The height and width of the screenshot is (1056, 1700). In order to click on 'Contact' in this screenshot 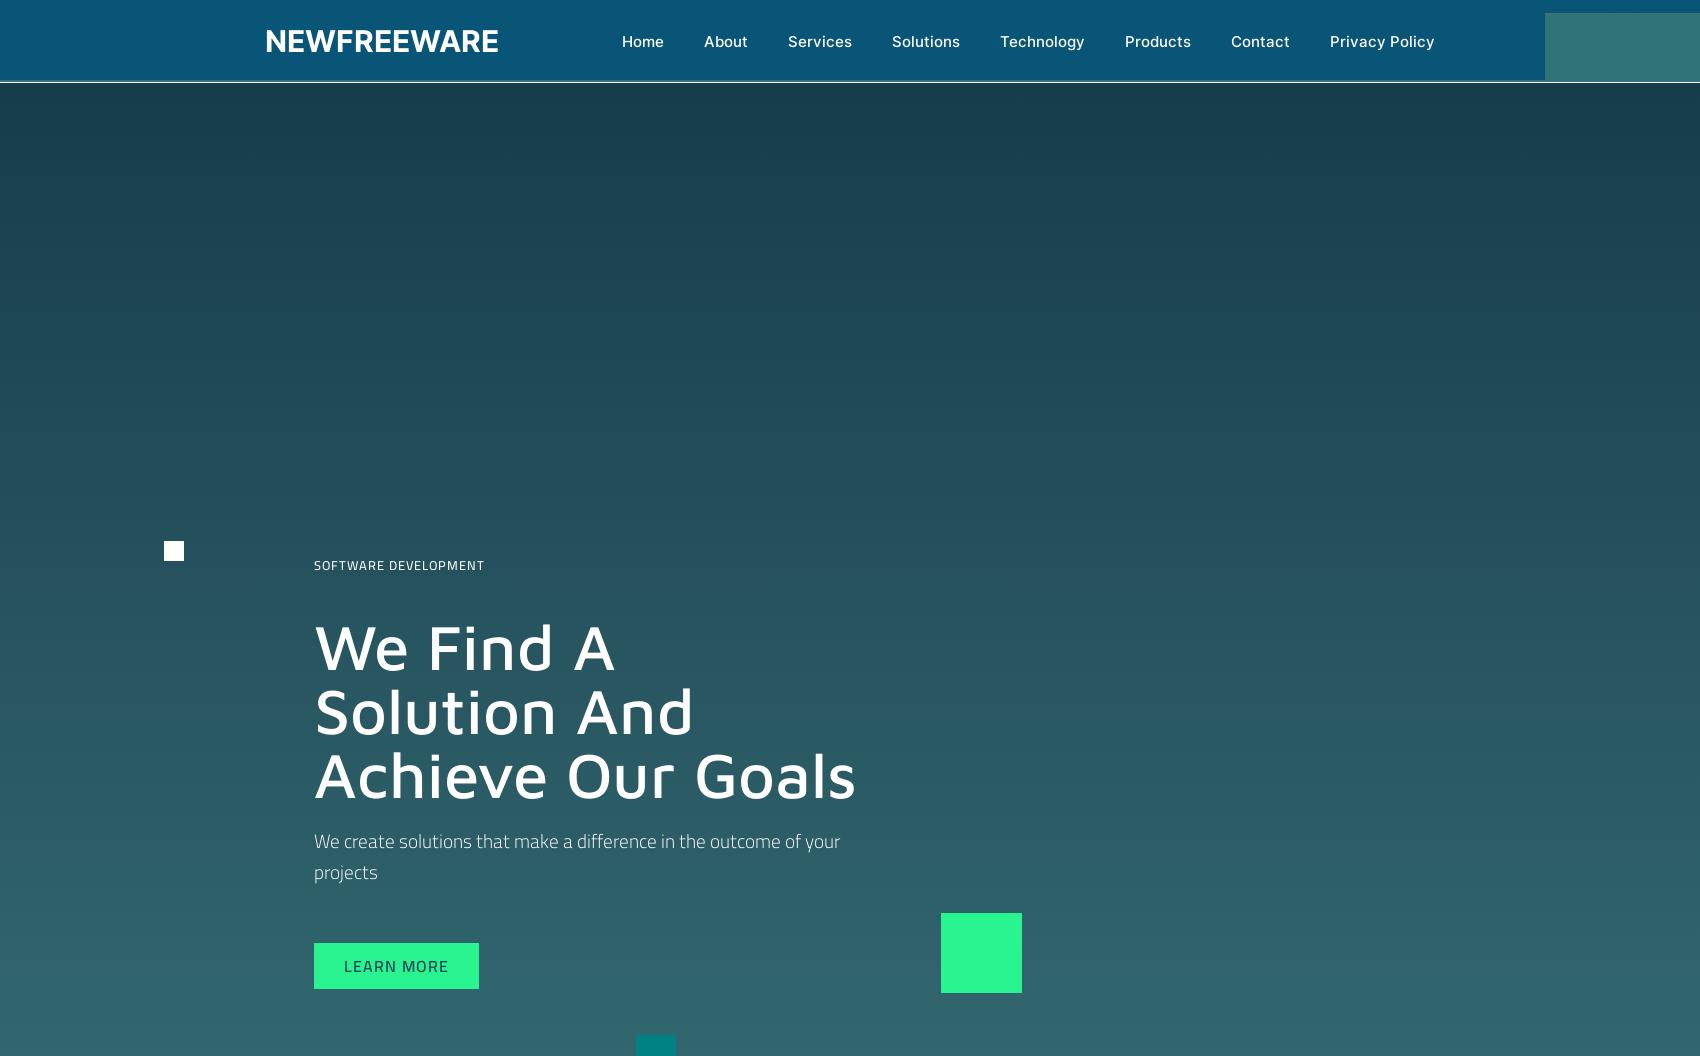, I will do `click(1259, 41)`.